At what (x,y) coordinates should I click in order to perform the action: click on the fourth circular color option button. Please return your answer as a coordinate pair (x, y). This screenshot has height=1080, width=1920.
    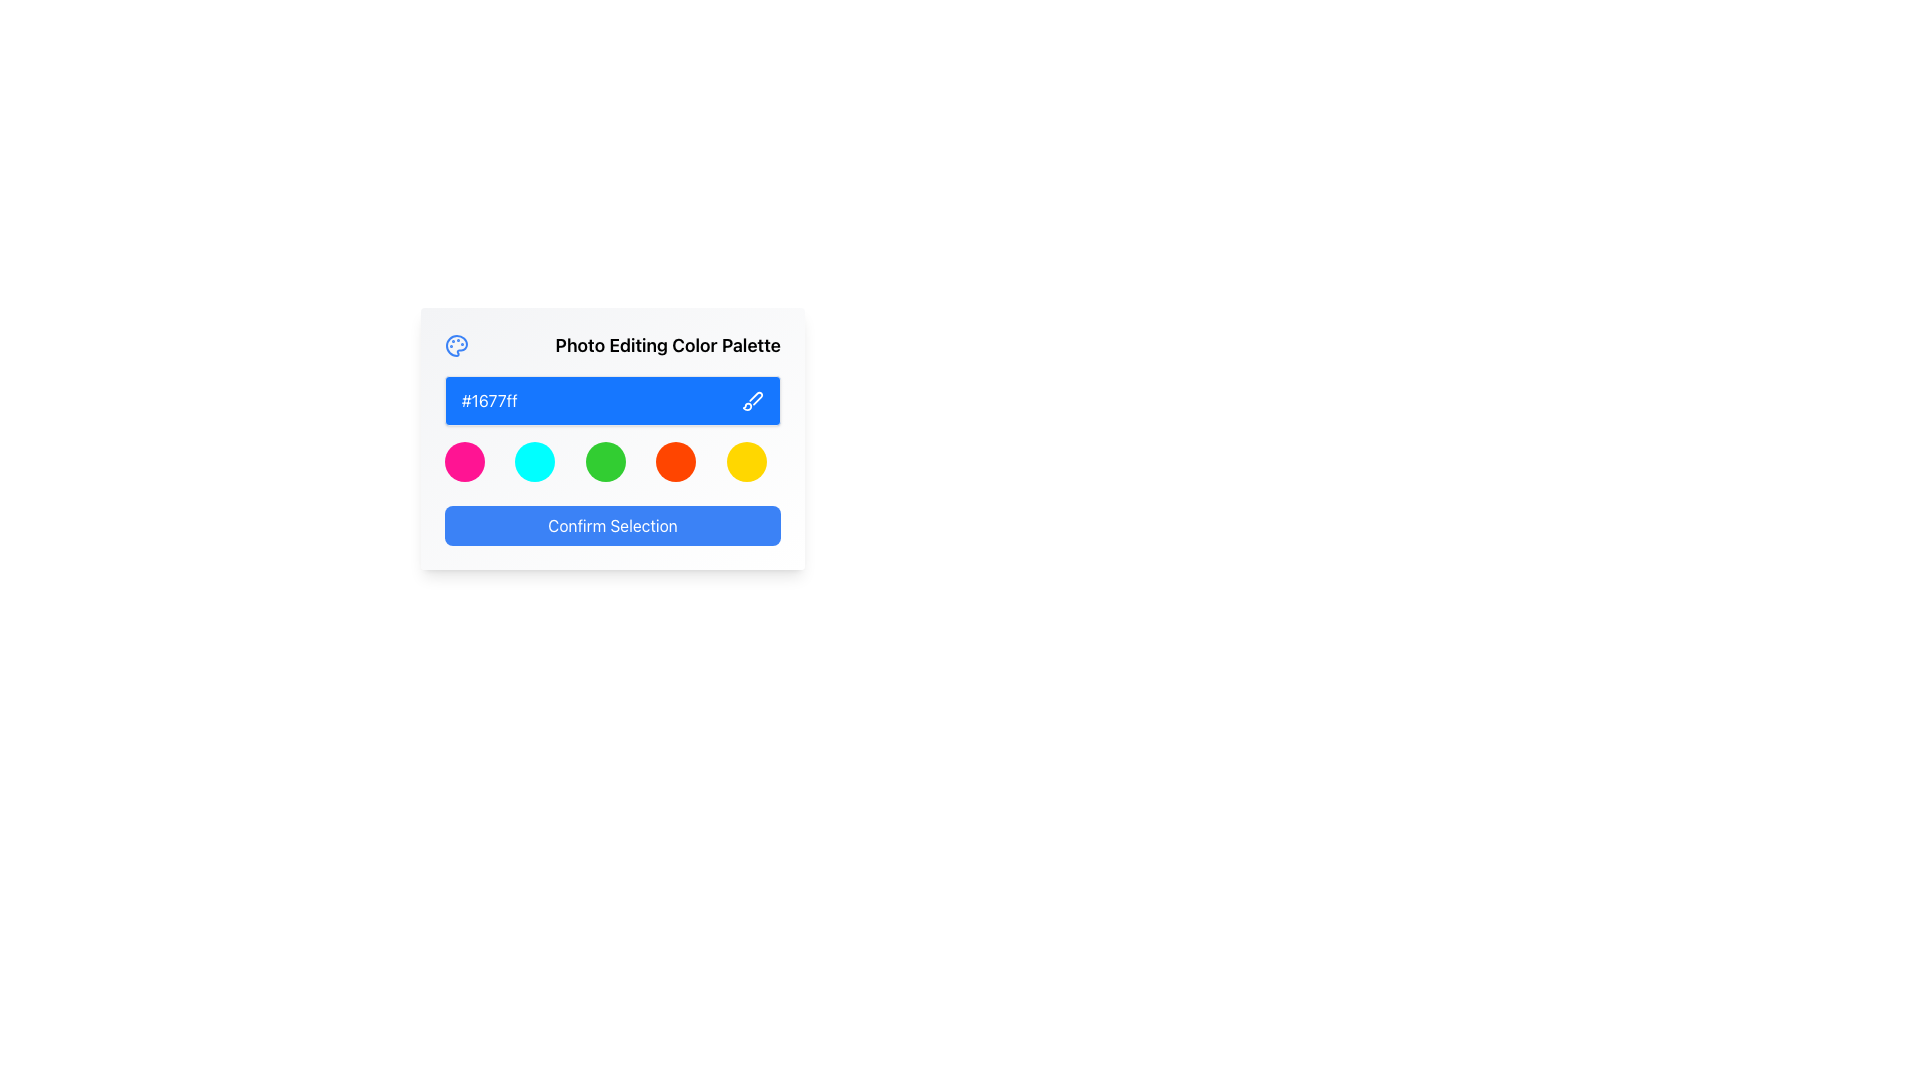
    Looking at the image, I should click on (676, 462).